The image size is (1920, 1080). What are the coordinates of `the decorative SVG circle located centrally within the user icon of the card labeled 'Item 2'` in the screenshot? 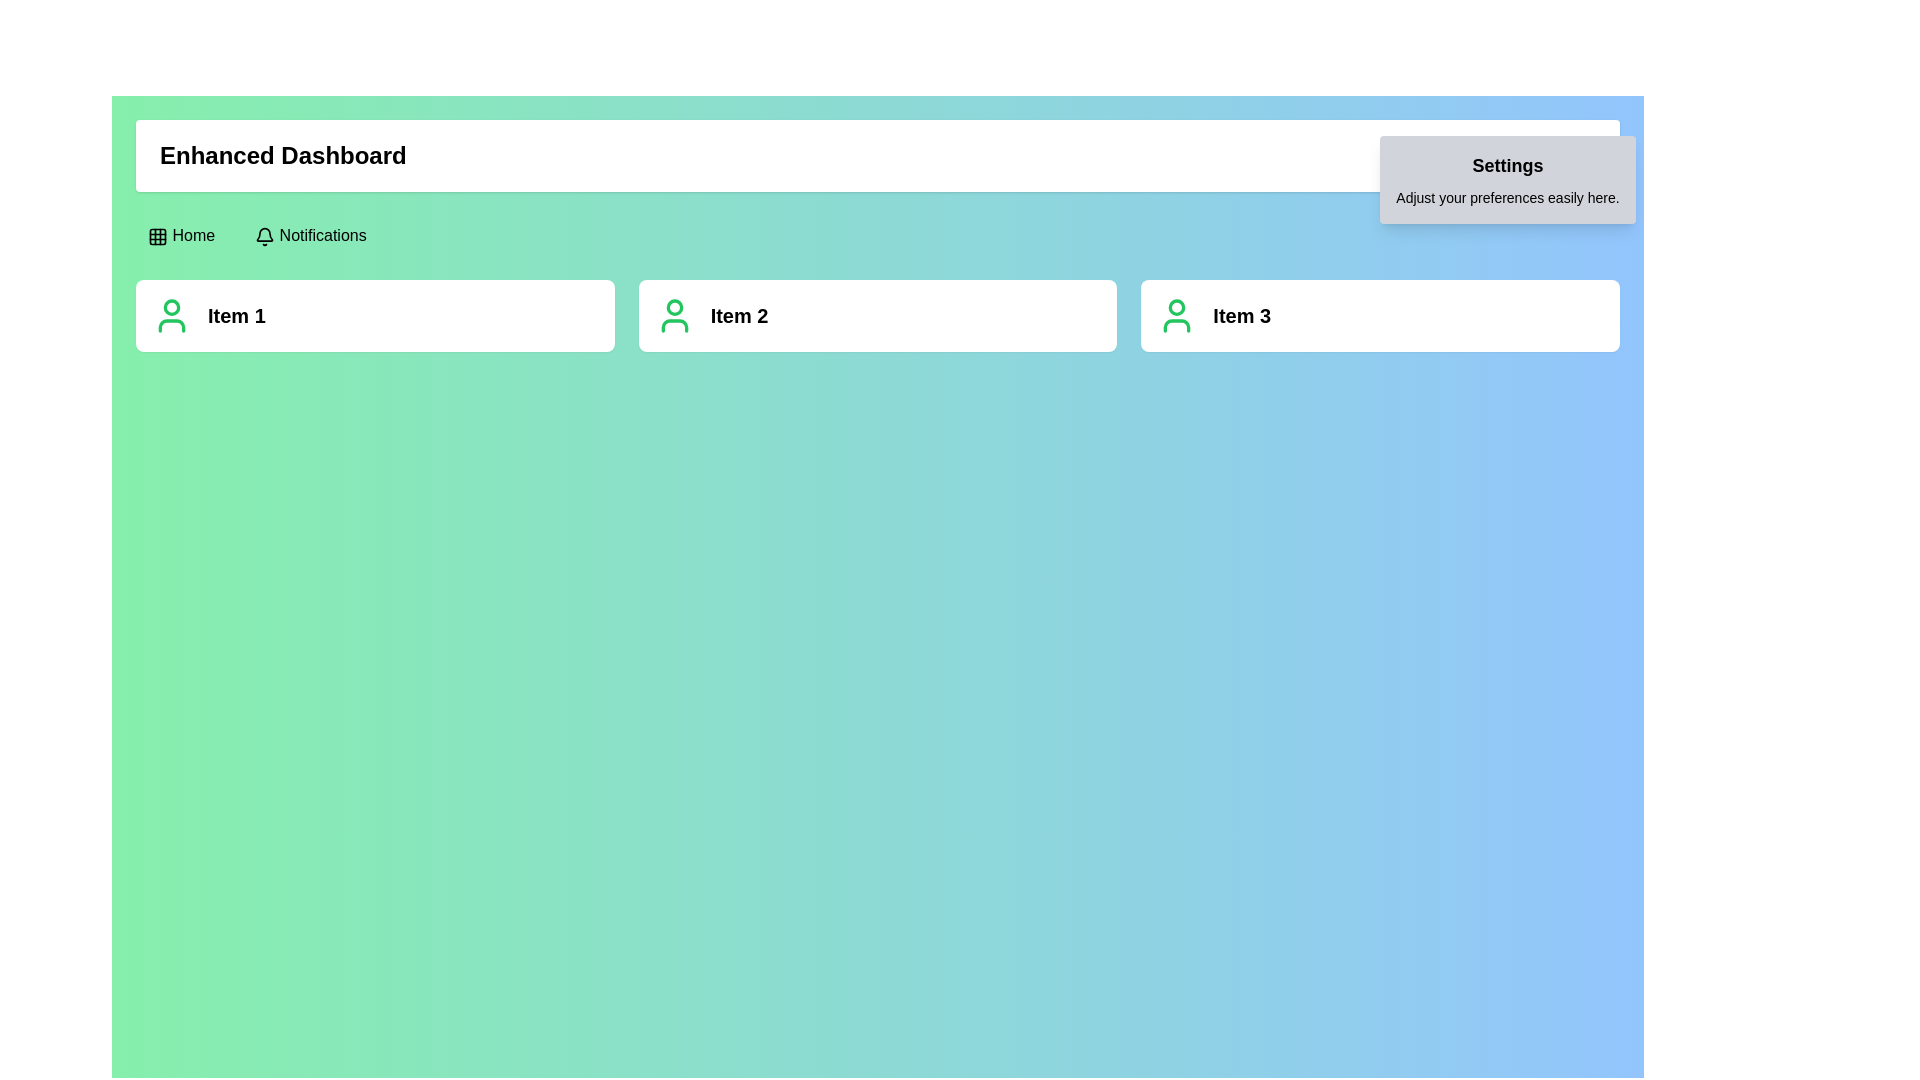 It's located at (674, 307).